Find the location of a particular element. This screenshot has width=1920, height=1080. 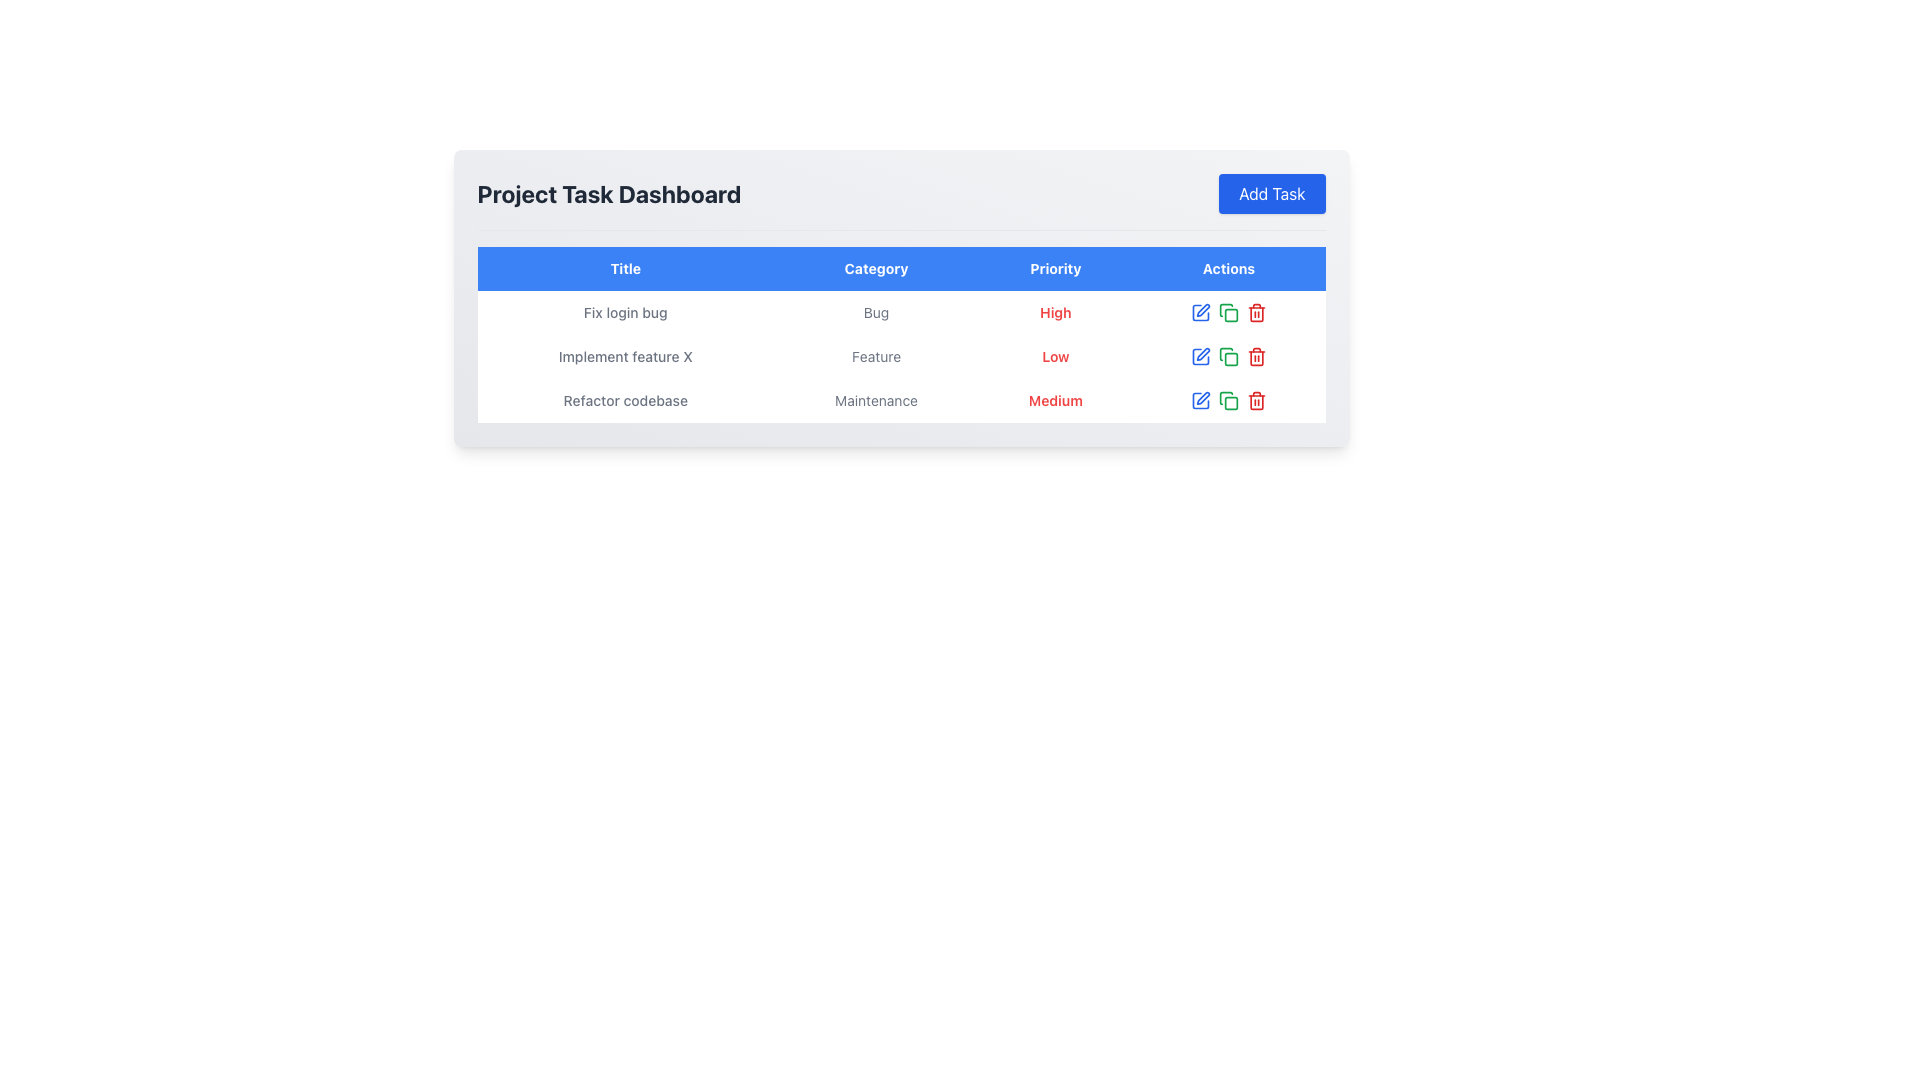

the green icon button with a duplicate symbol located in the second row of the Actions column in the table is located at coordinates (1227, 312).